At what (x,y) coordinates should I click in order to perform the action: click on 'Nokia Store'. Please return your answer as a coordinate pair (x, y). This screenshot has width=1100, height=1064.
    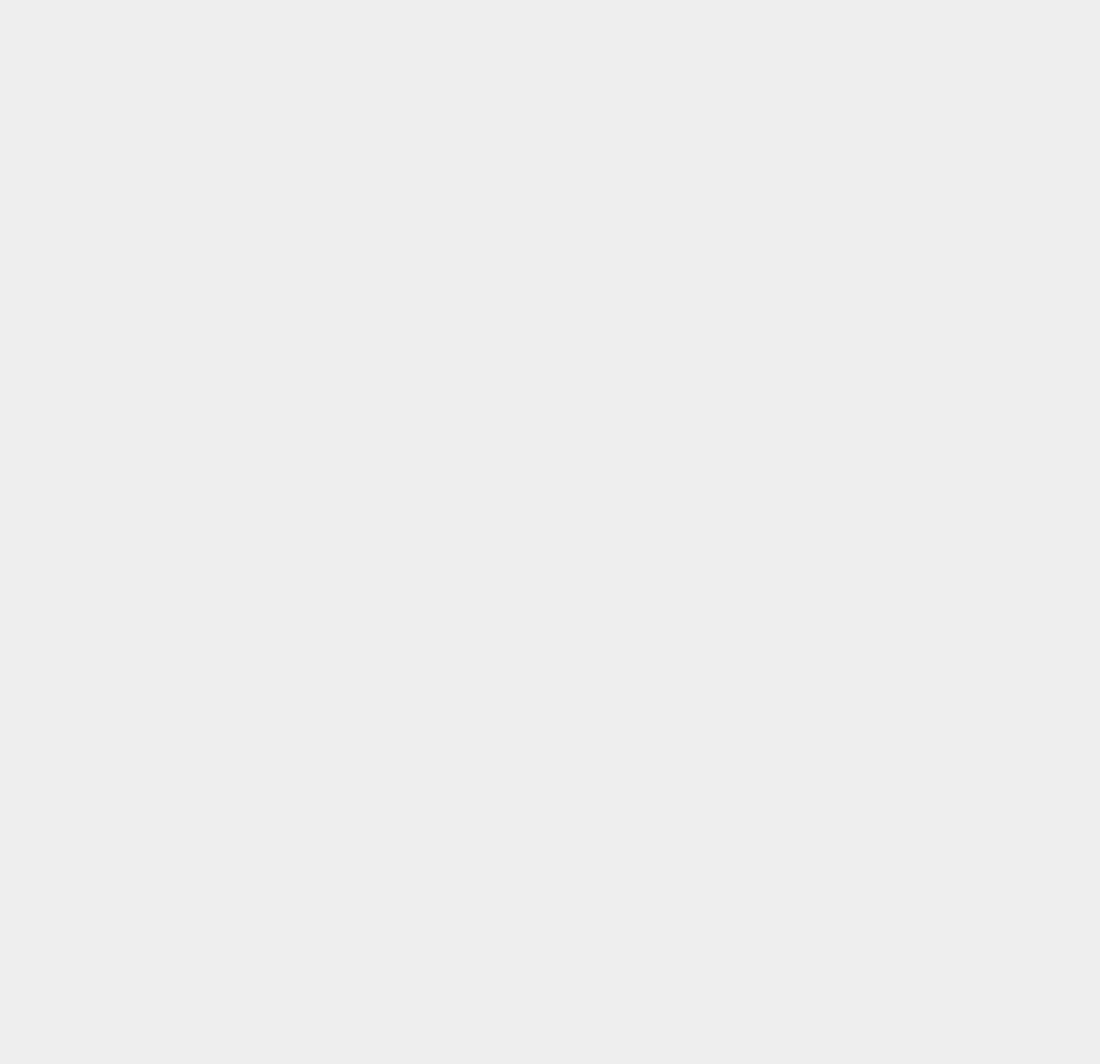
    Looking at the image, I should click on (814, 70).